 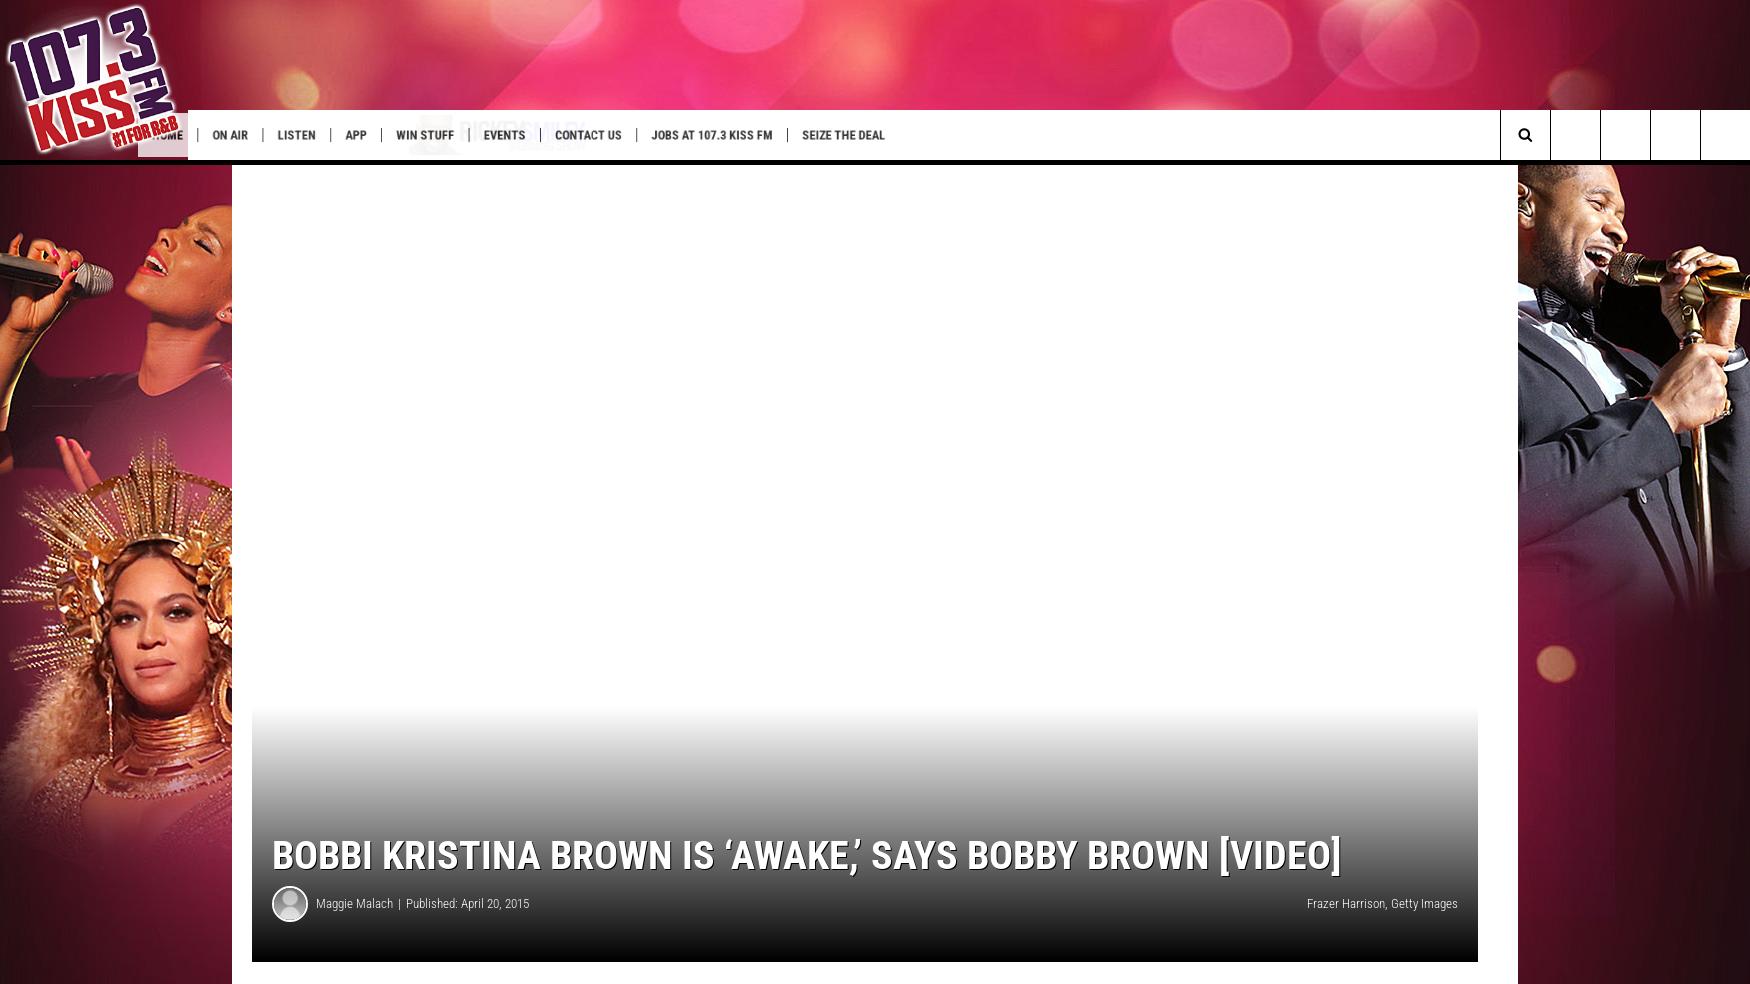 I want to click on 'ETX Fall Fairs & Fstvls', so click(x=173, y=176).